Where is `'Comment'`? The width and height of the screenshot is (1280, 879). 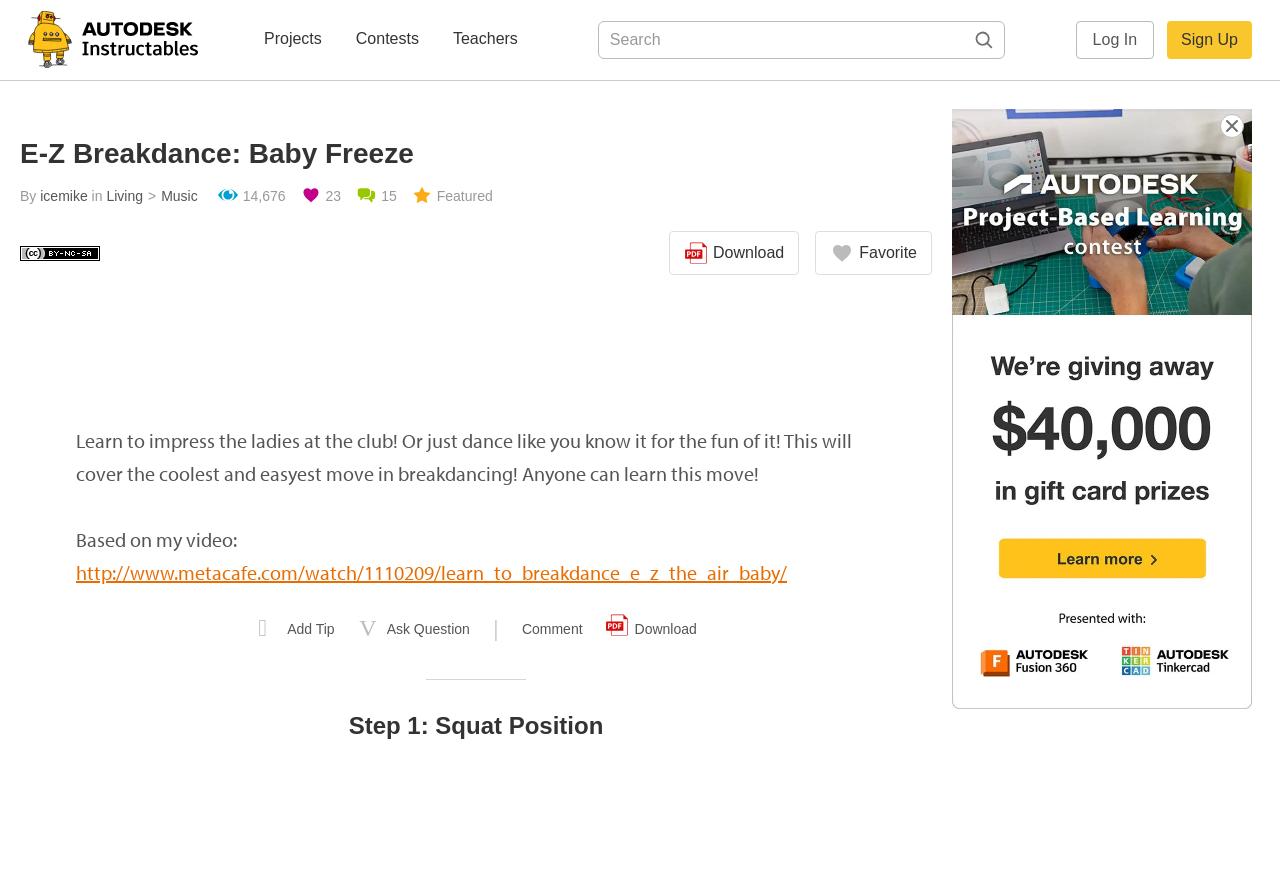 'Comment' is located at coordinates (551, 629).